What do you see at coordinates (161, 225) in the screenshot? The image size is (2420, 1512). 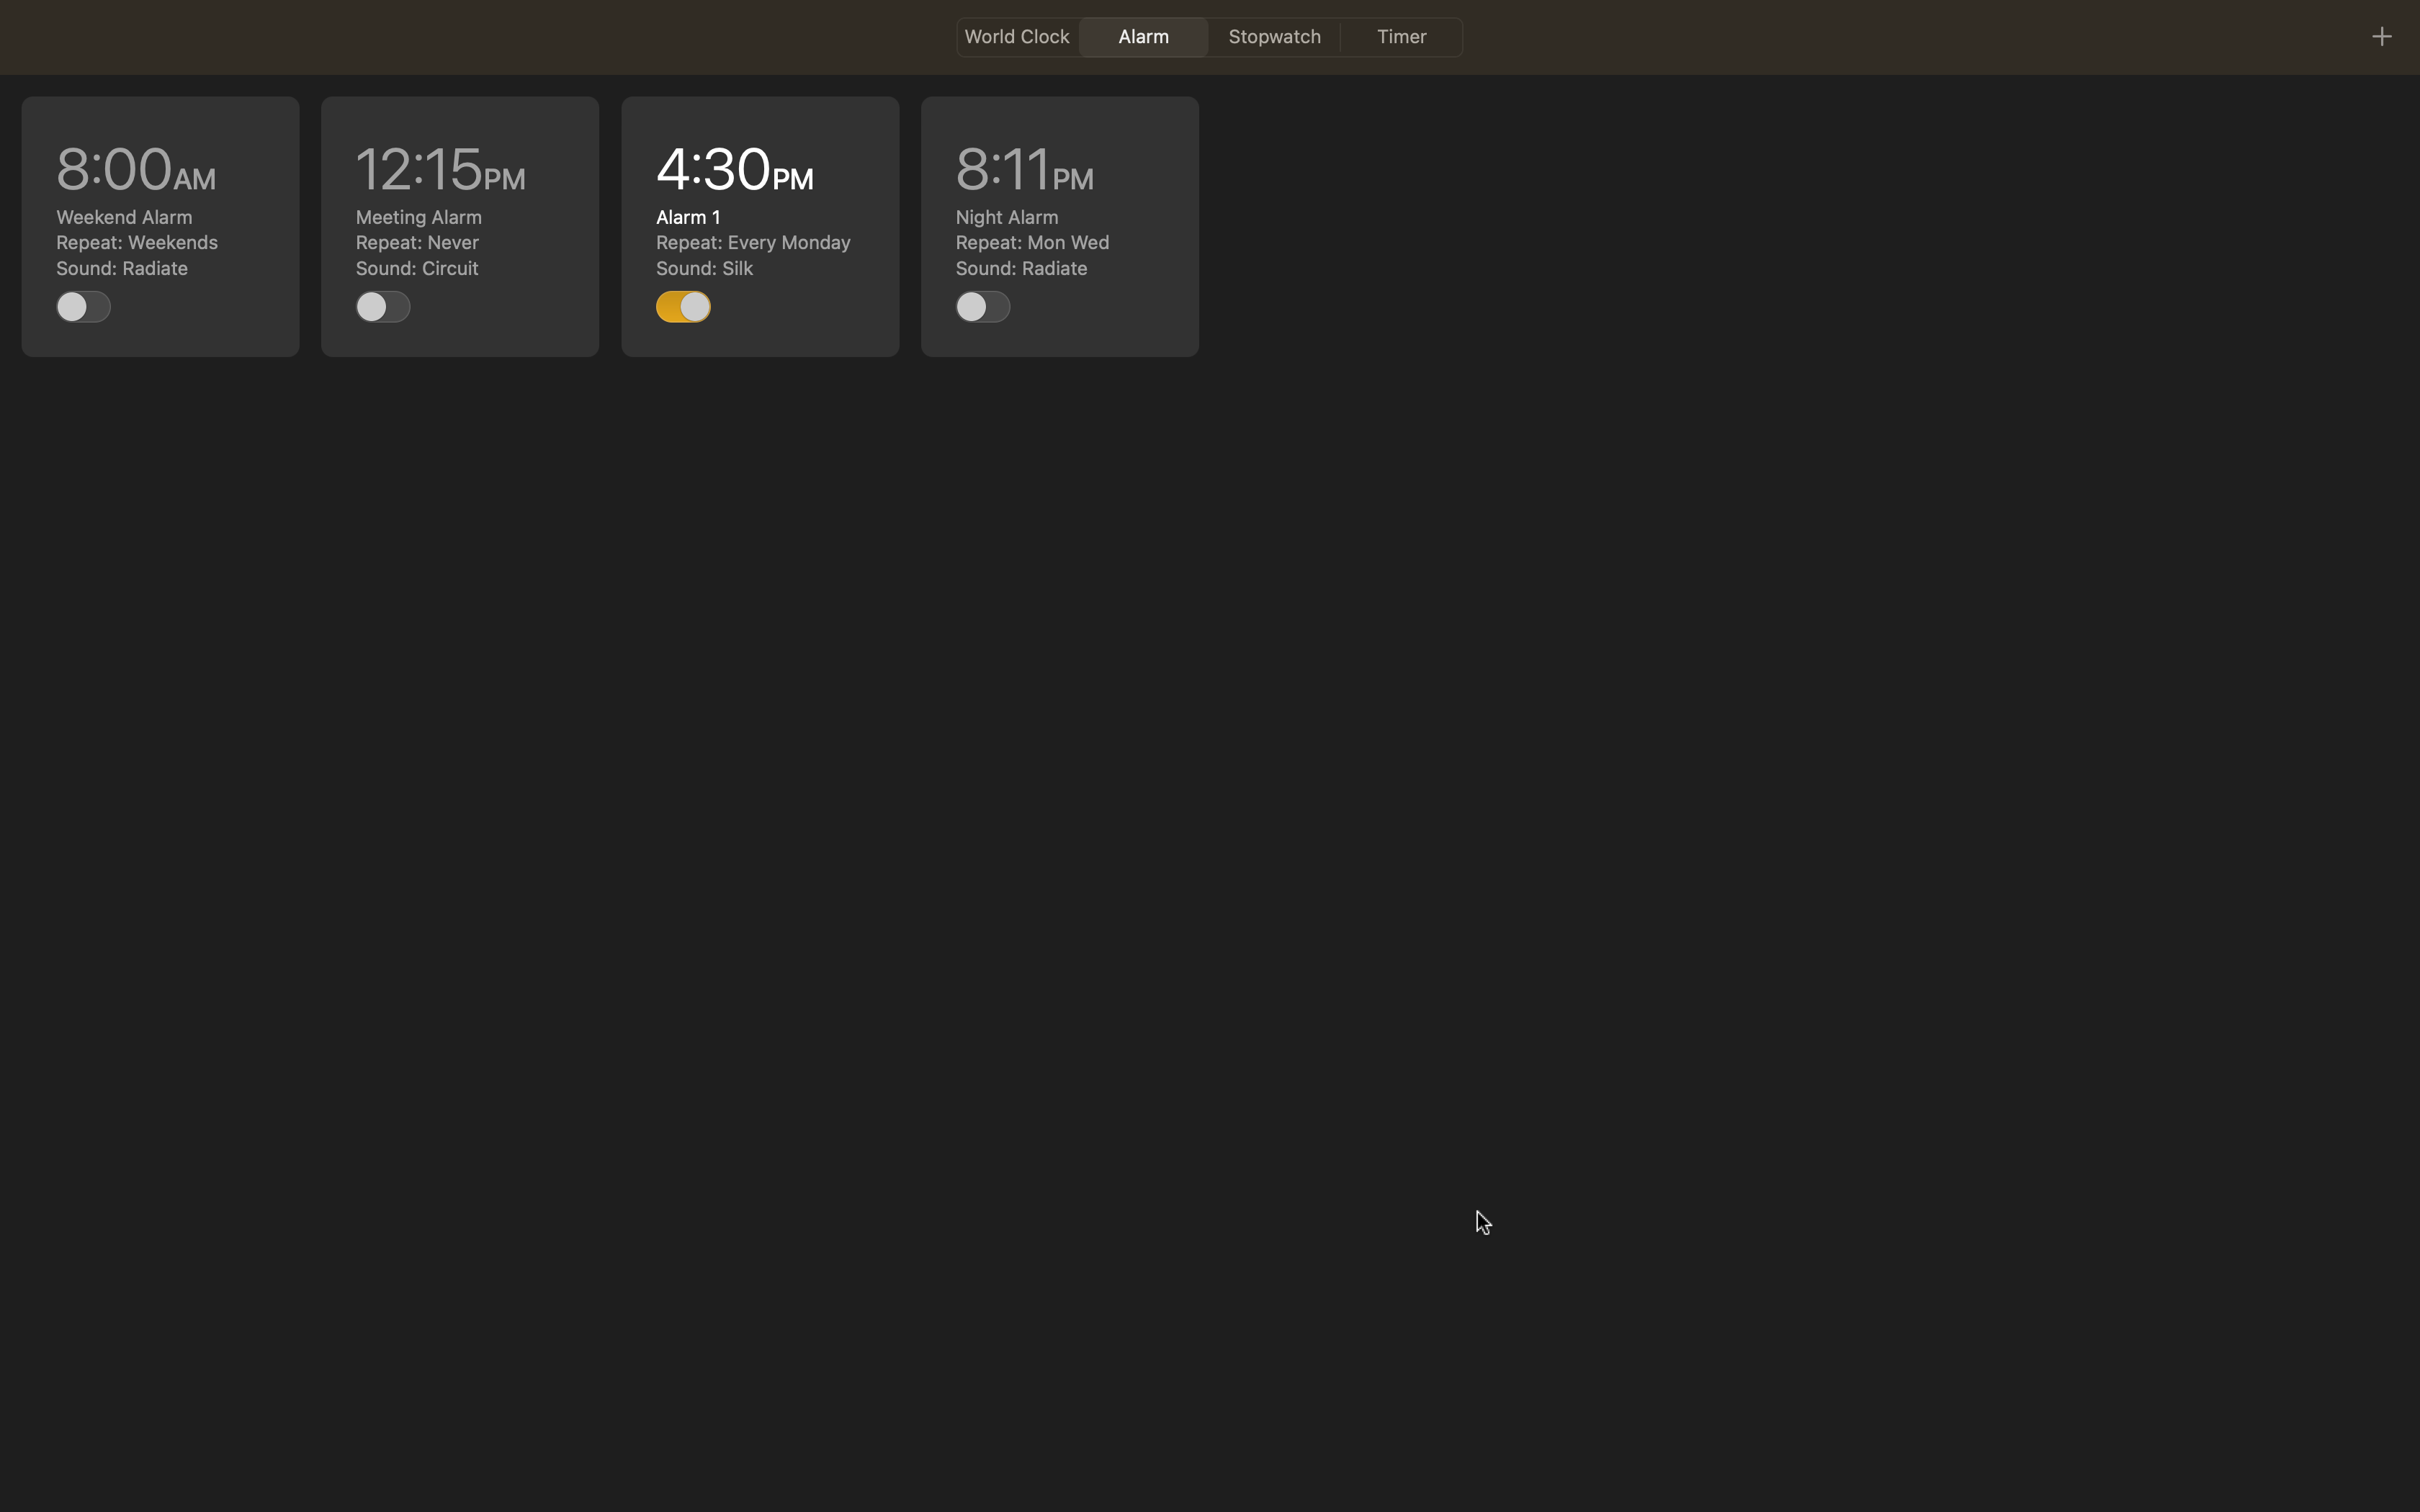 I see `Revise the 8am alert` at bounding box center [161, 225].